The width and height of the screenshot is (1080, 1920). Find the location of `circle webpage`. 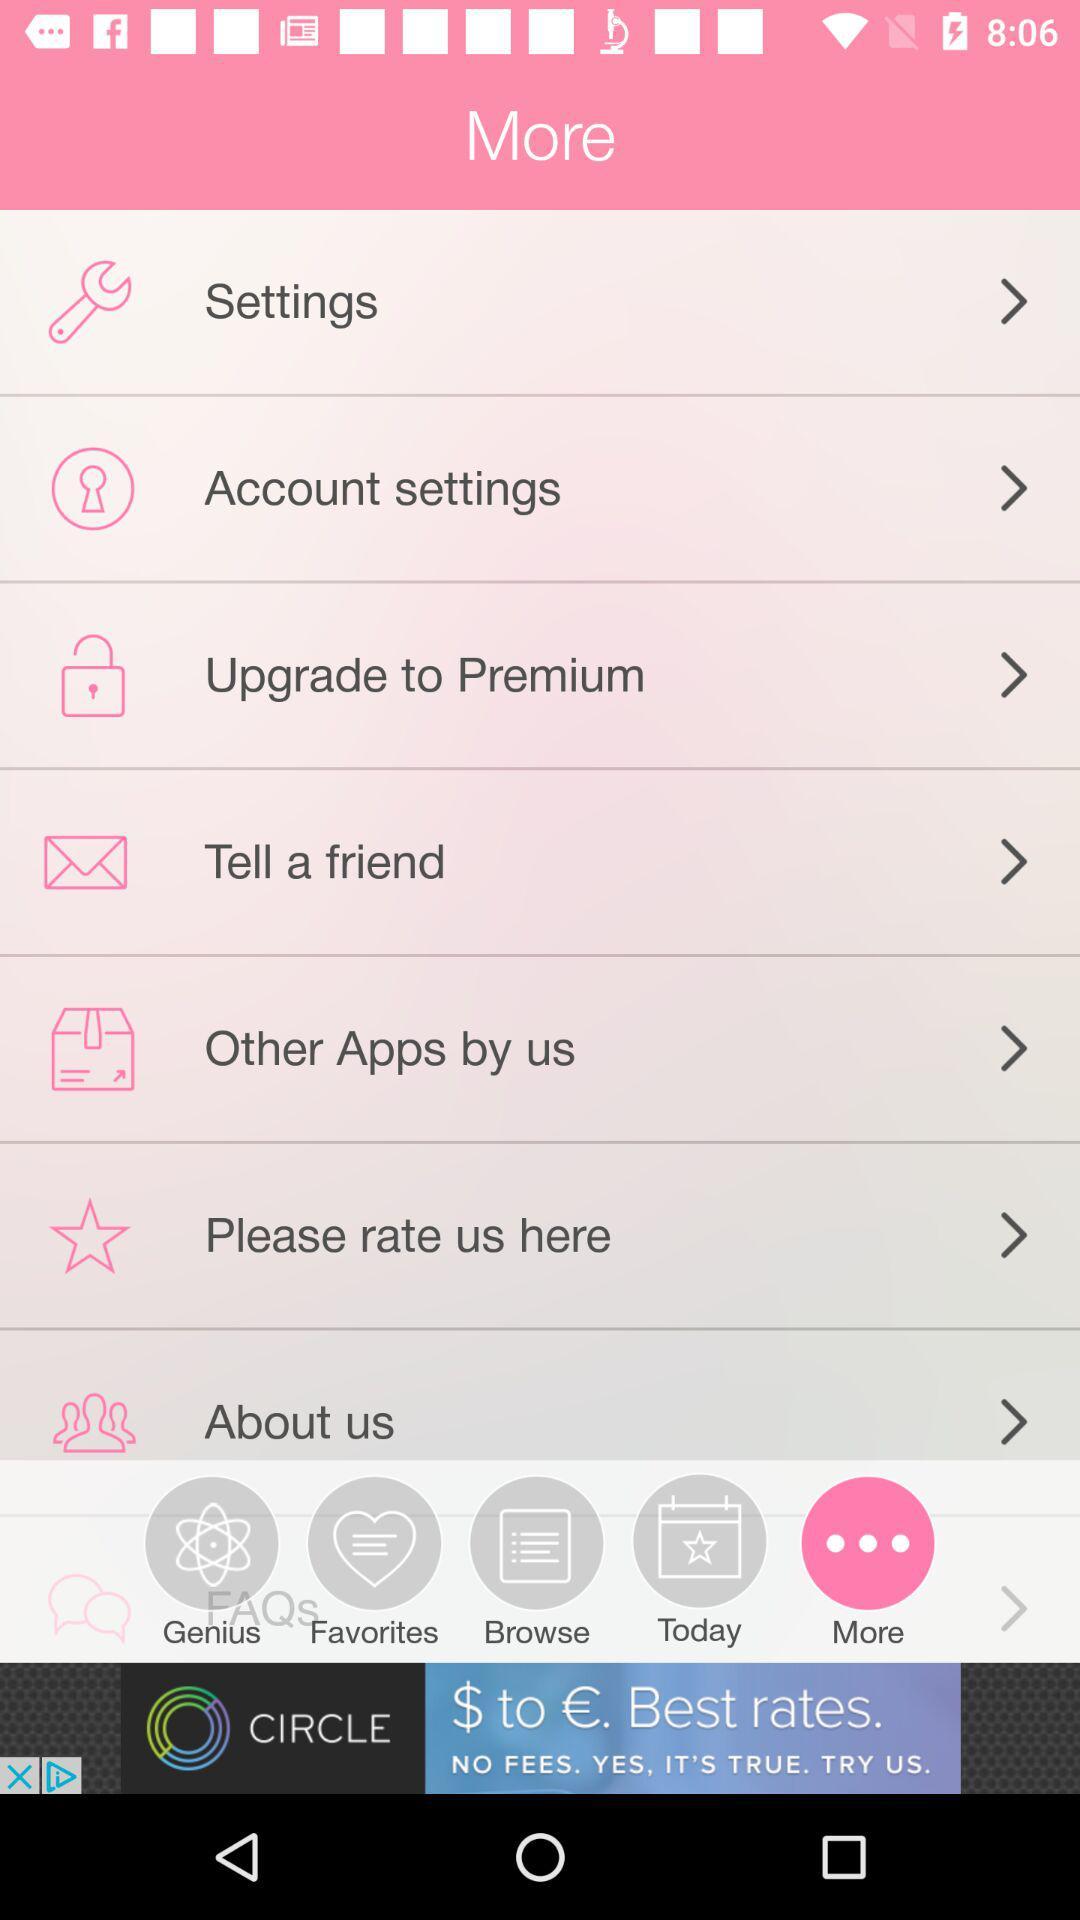

circle webpage is located at coordinates (540, 1727).